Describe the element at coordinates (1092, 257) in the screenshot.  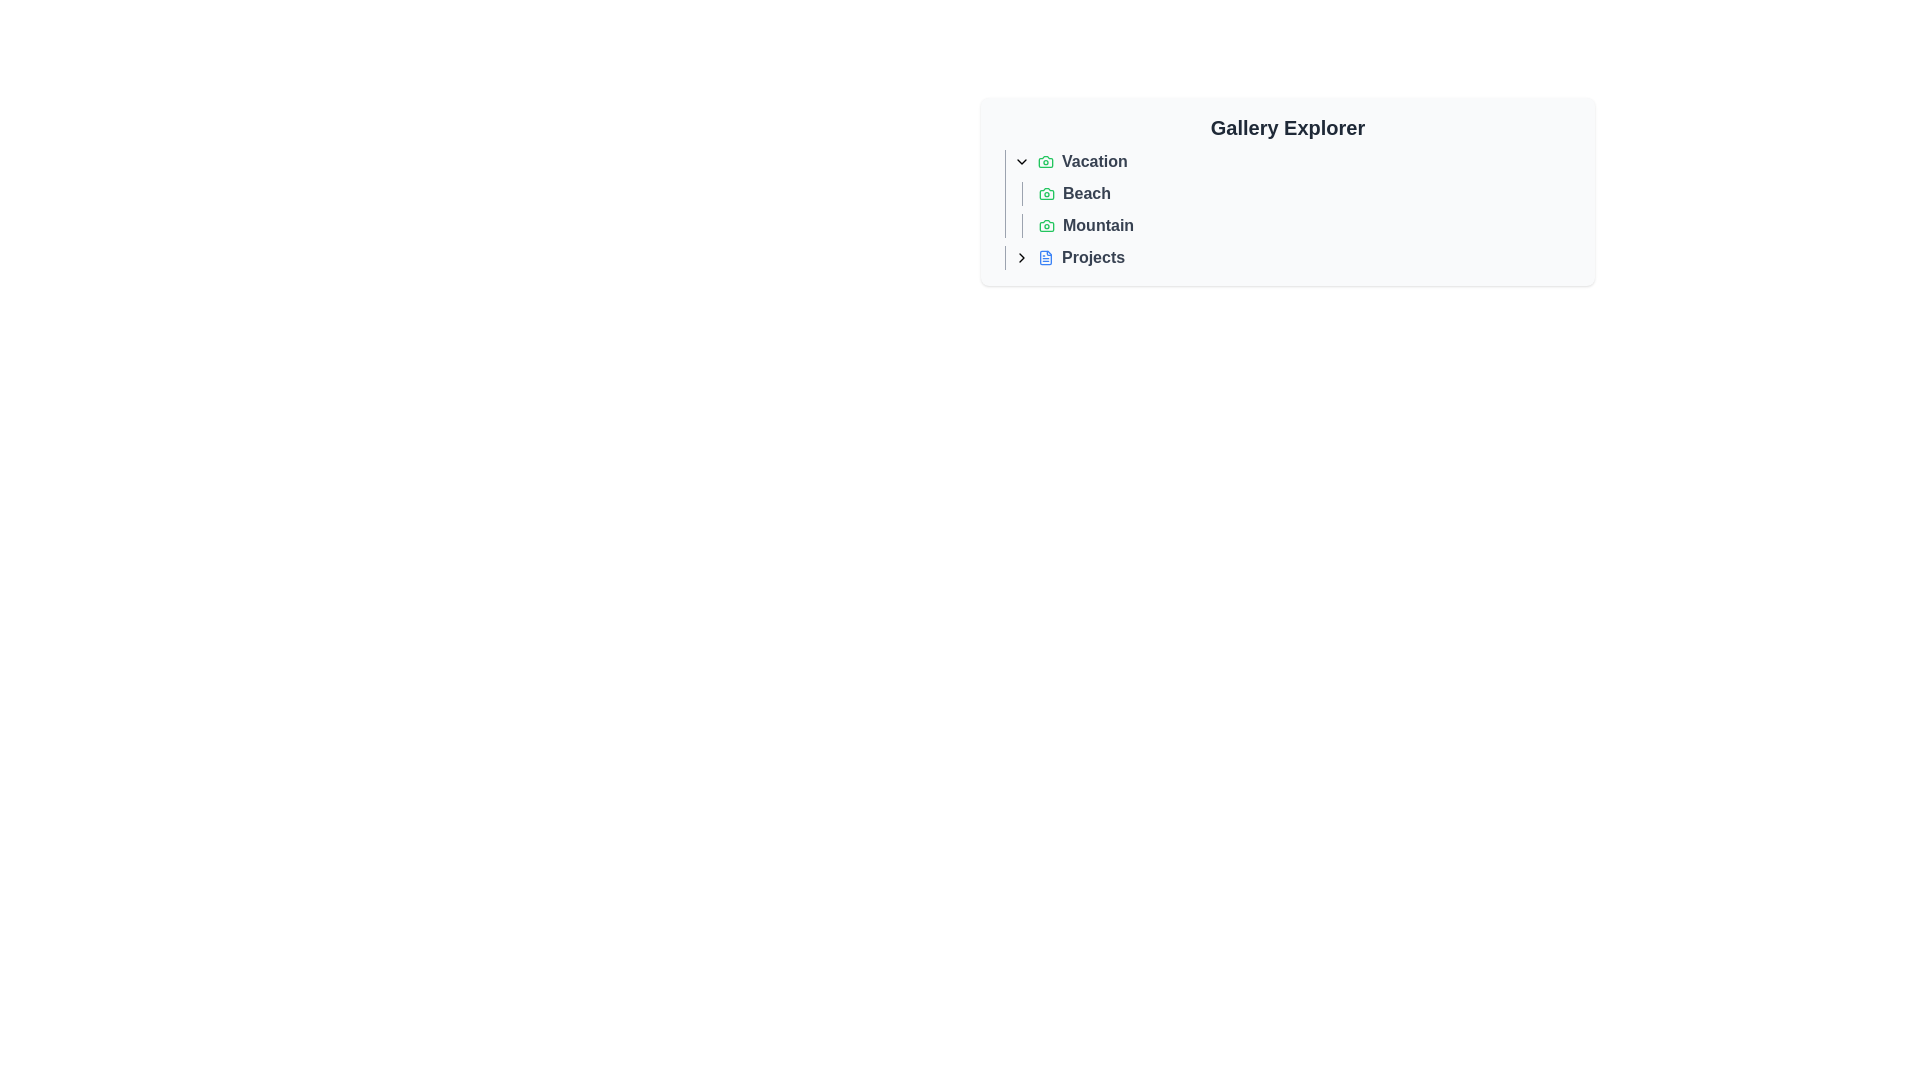
I see `the 'Projects' label` at that location.